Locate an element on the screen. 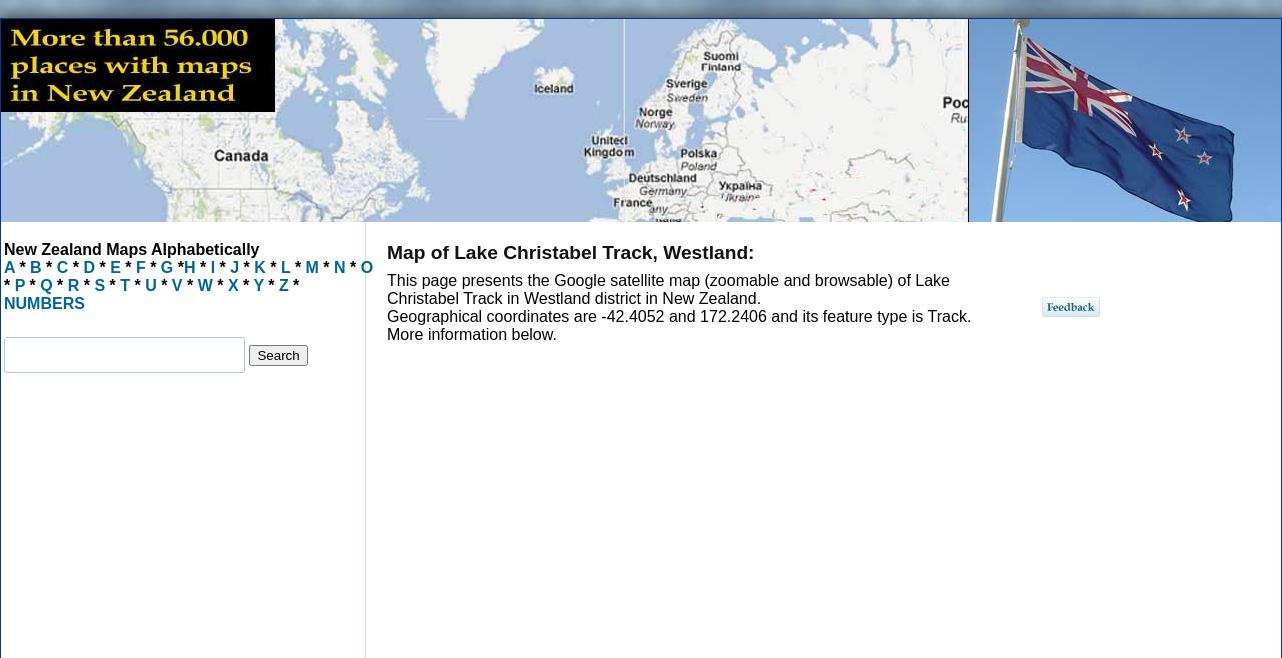  'G' is located at coordinates (165, 266).